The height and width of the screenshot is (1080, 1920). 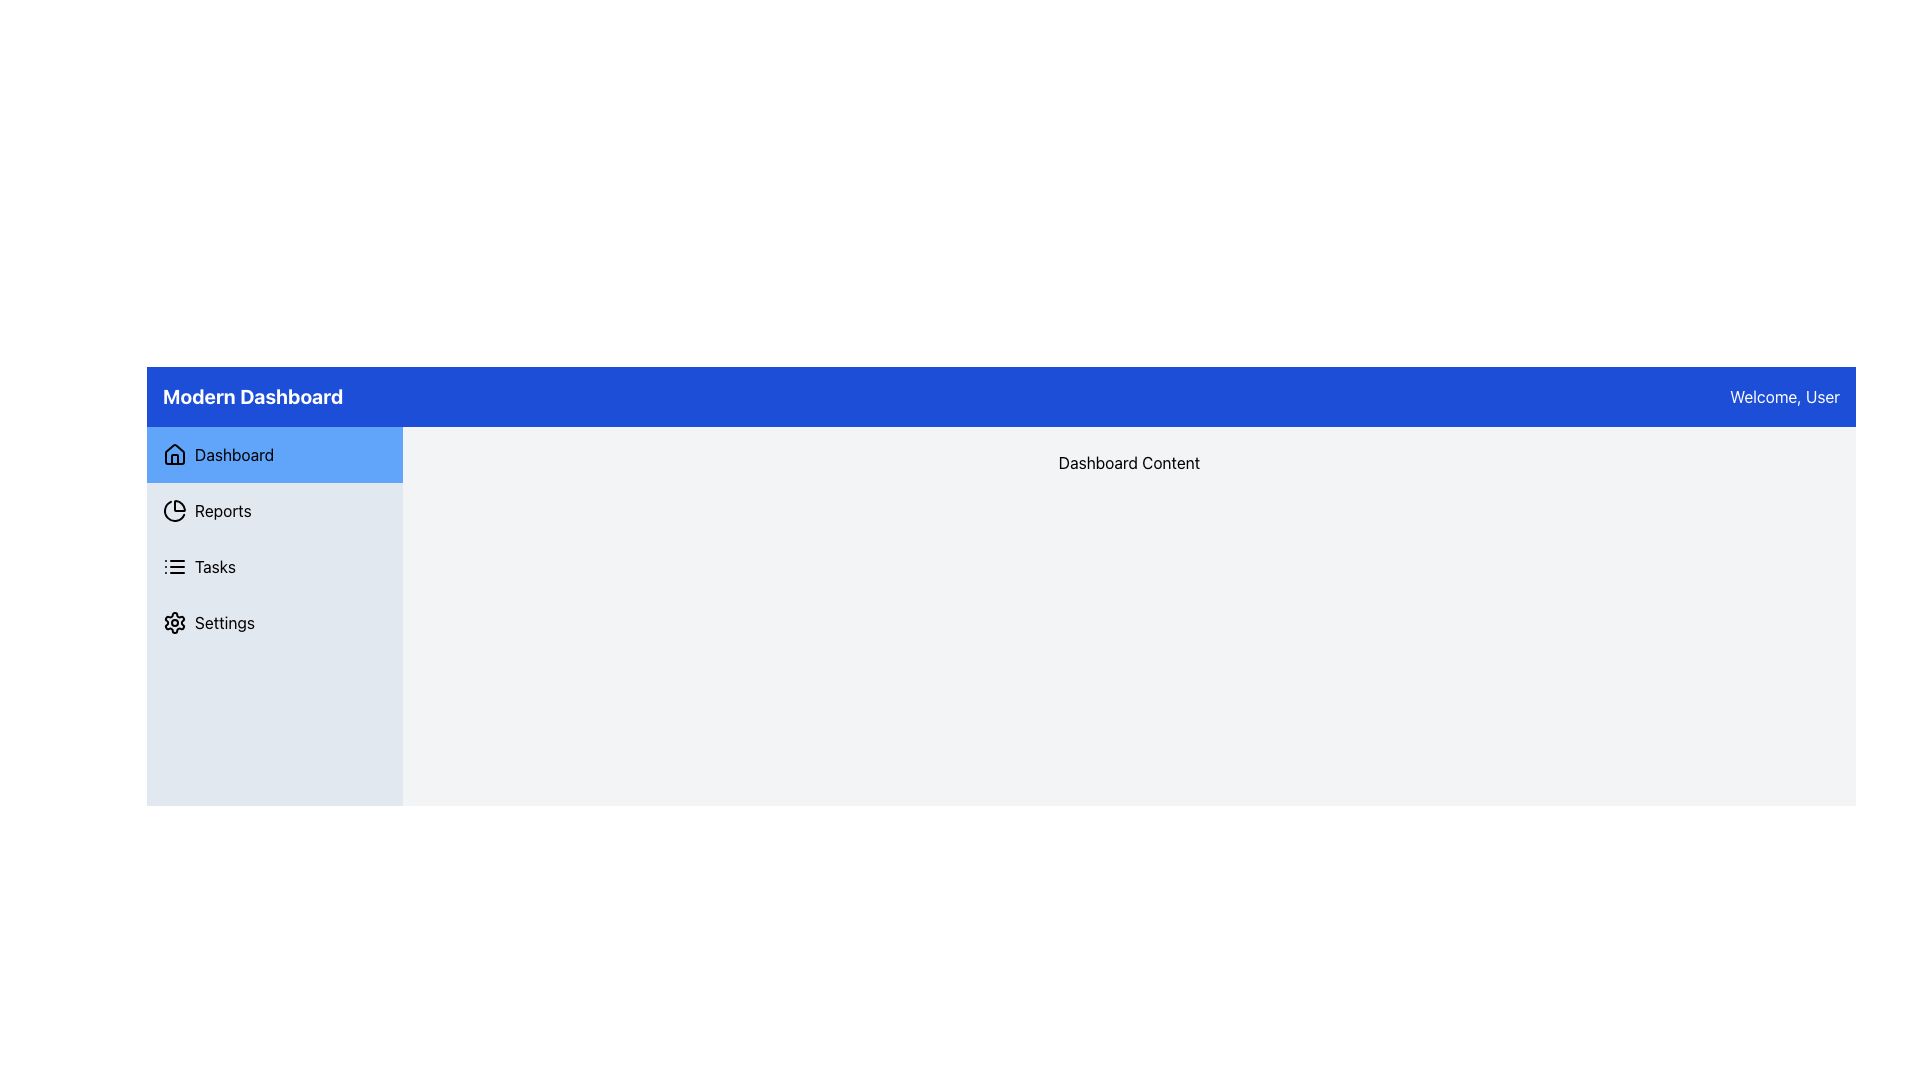 What do you see at coordinates (234, 455) in the screenshot?
I see `the 'Dashboard' text label, which is styled with a class attribute of 'ml-2' and positioned to the right of the home icon in the sidebar navigation panel` at bounding box center [234, 455].